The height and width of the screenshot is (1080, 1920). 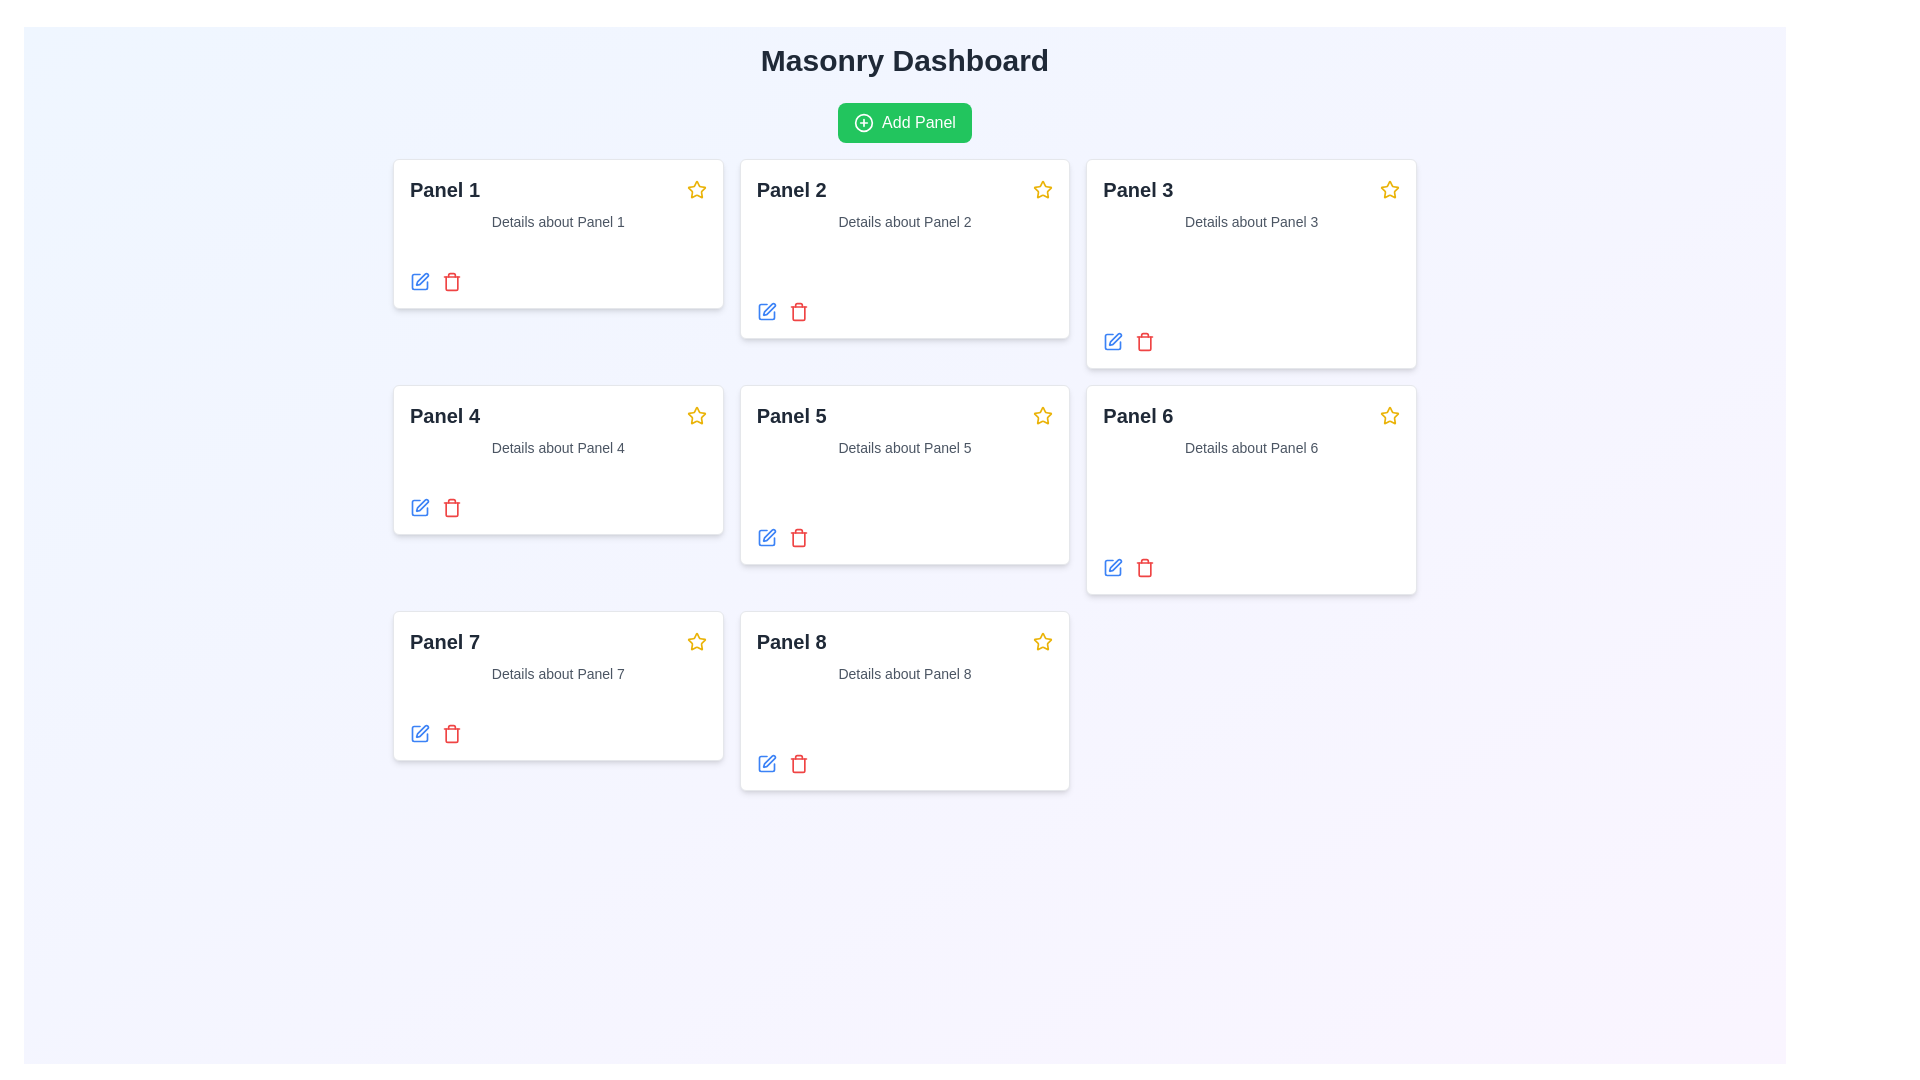 I want to click on the star icon located at the top-right corner of the Panel 1 card to trigger tooltips or visual changes, so click(x=696, y=189).